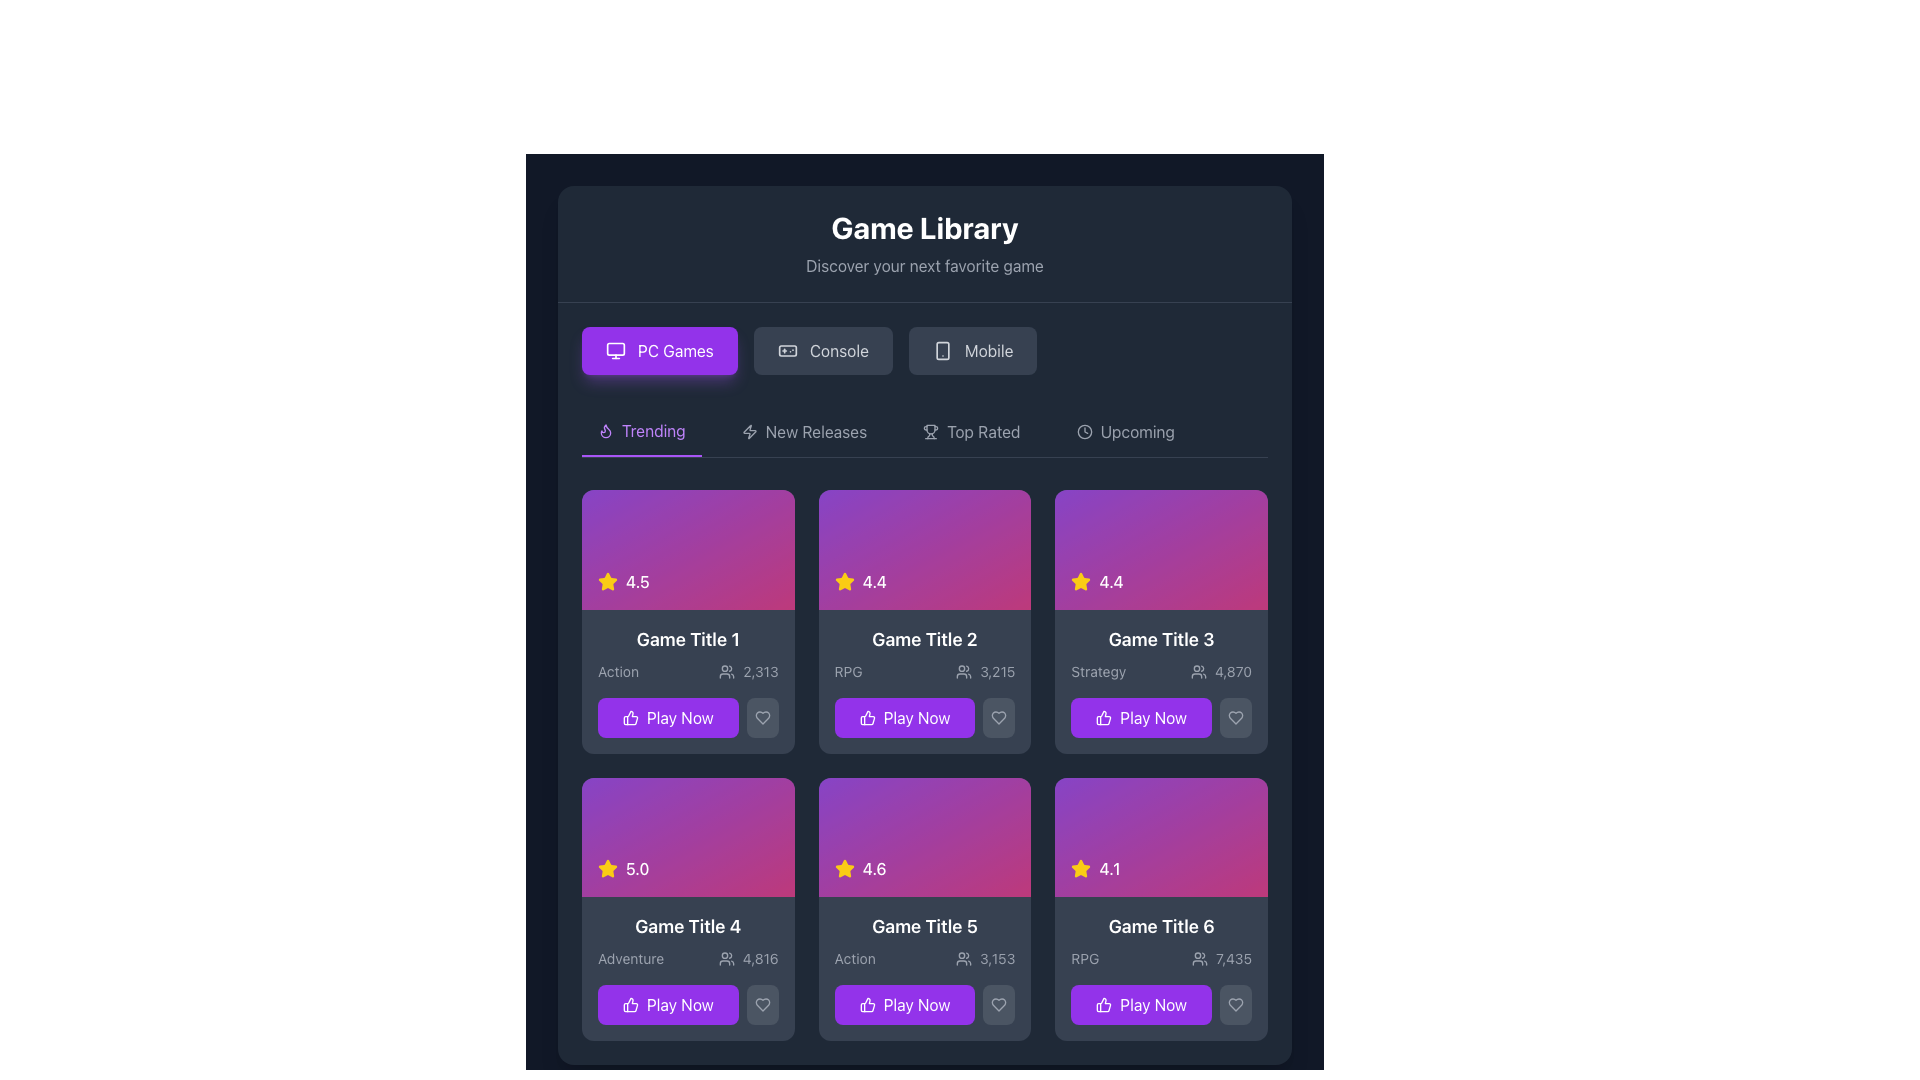 The image size is (1920, 1080). Describe the element at coordinates (1221, 958) in the screenshot. I see `the grid cell component containing the text '7,435' and the adjacent user group icon, located in the bottom-right cell labeled 'Game Title 6'` at that location.